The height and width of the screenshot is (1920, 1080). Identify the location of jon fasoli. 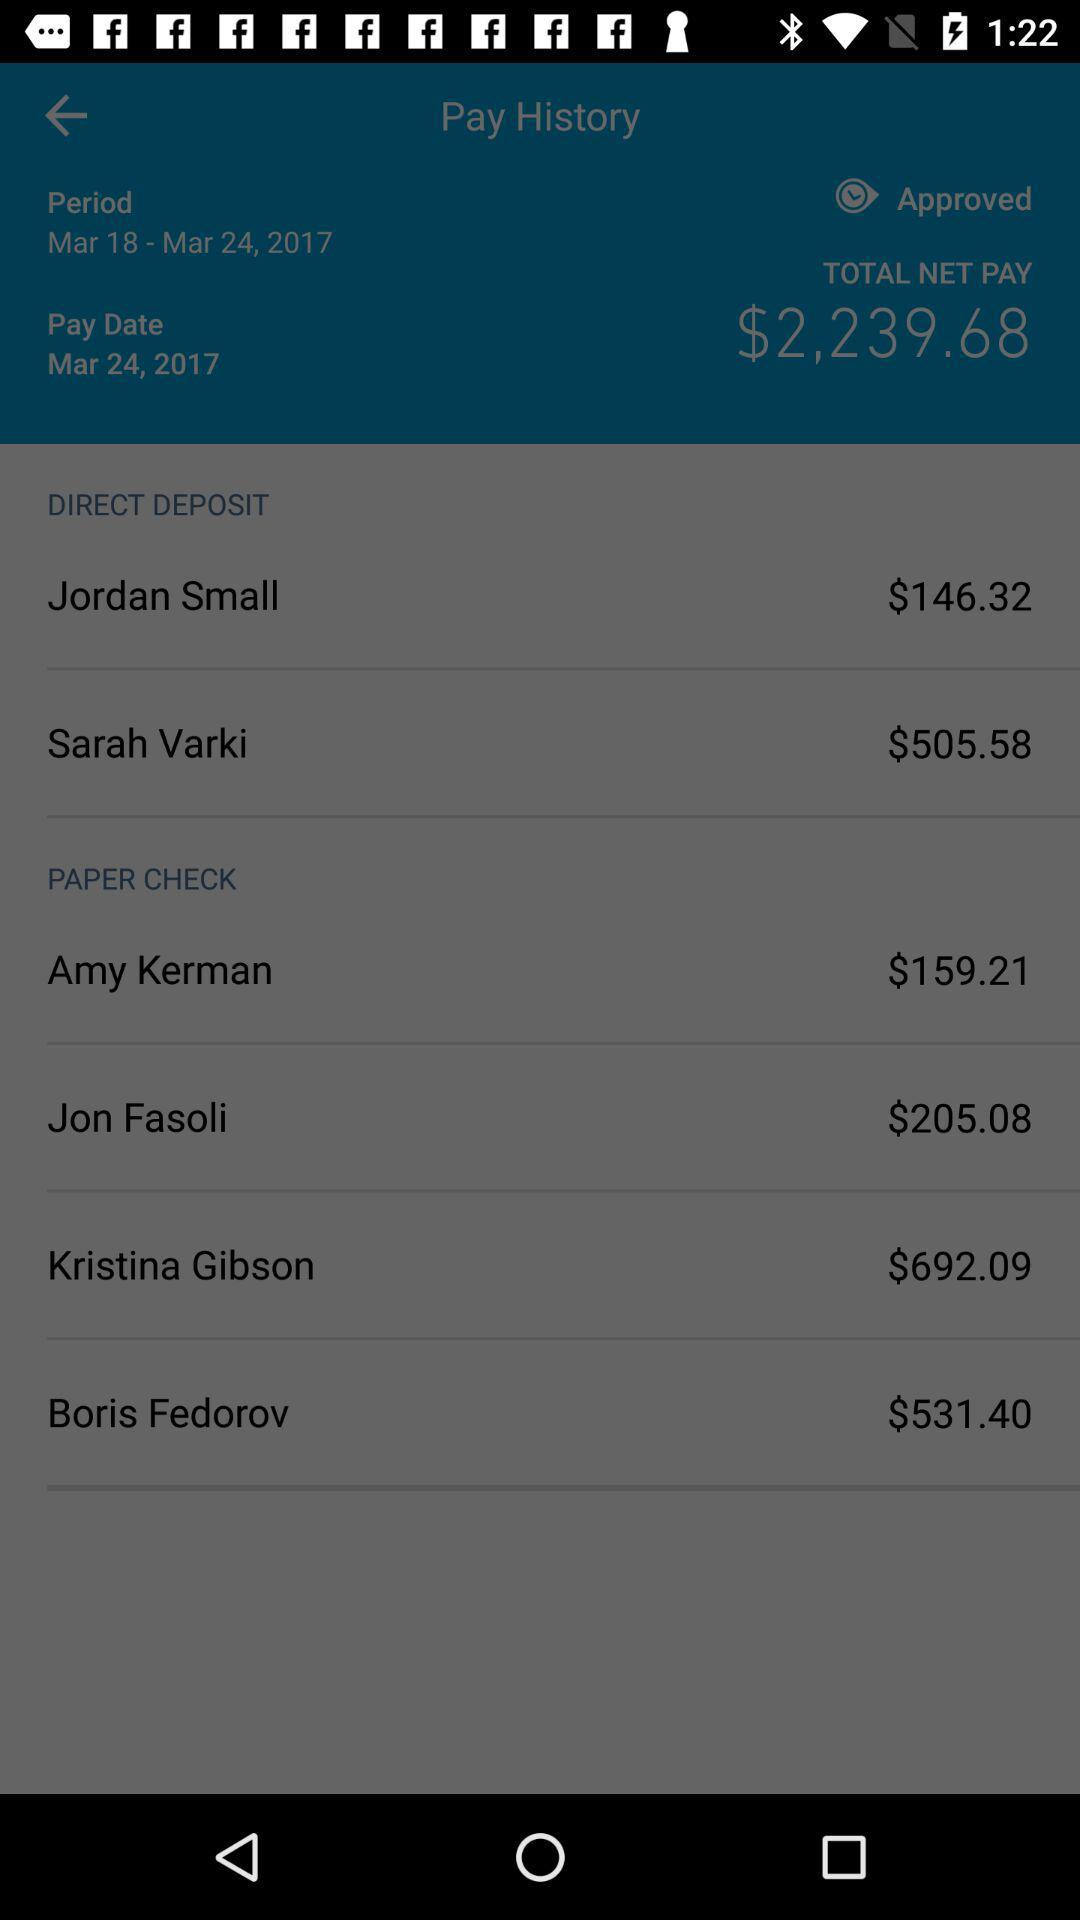
(293, 1115).